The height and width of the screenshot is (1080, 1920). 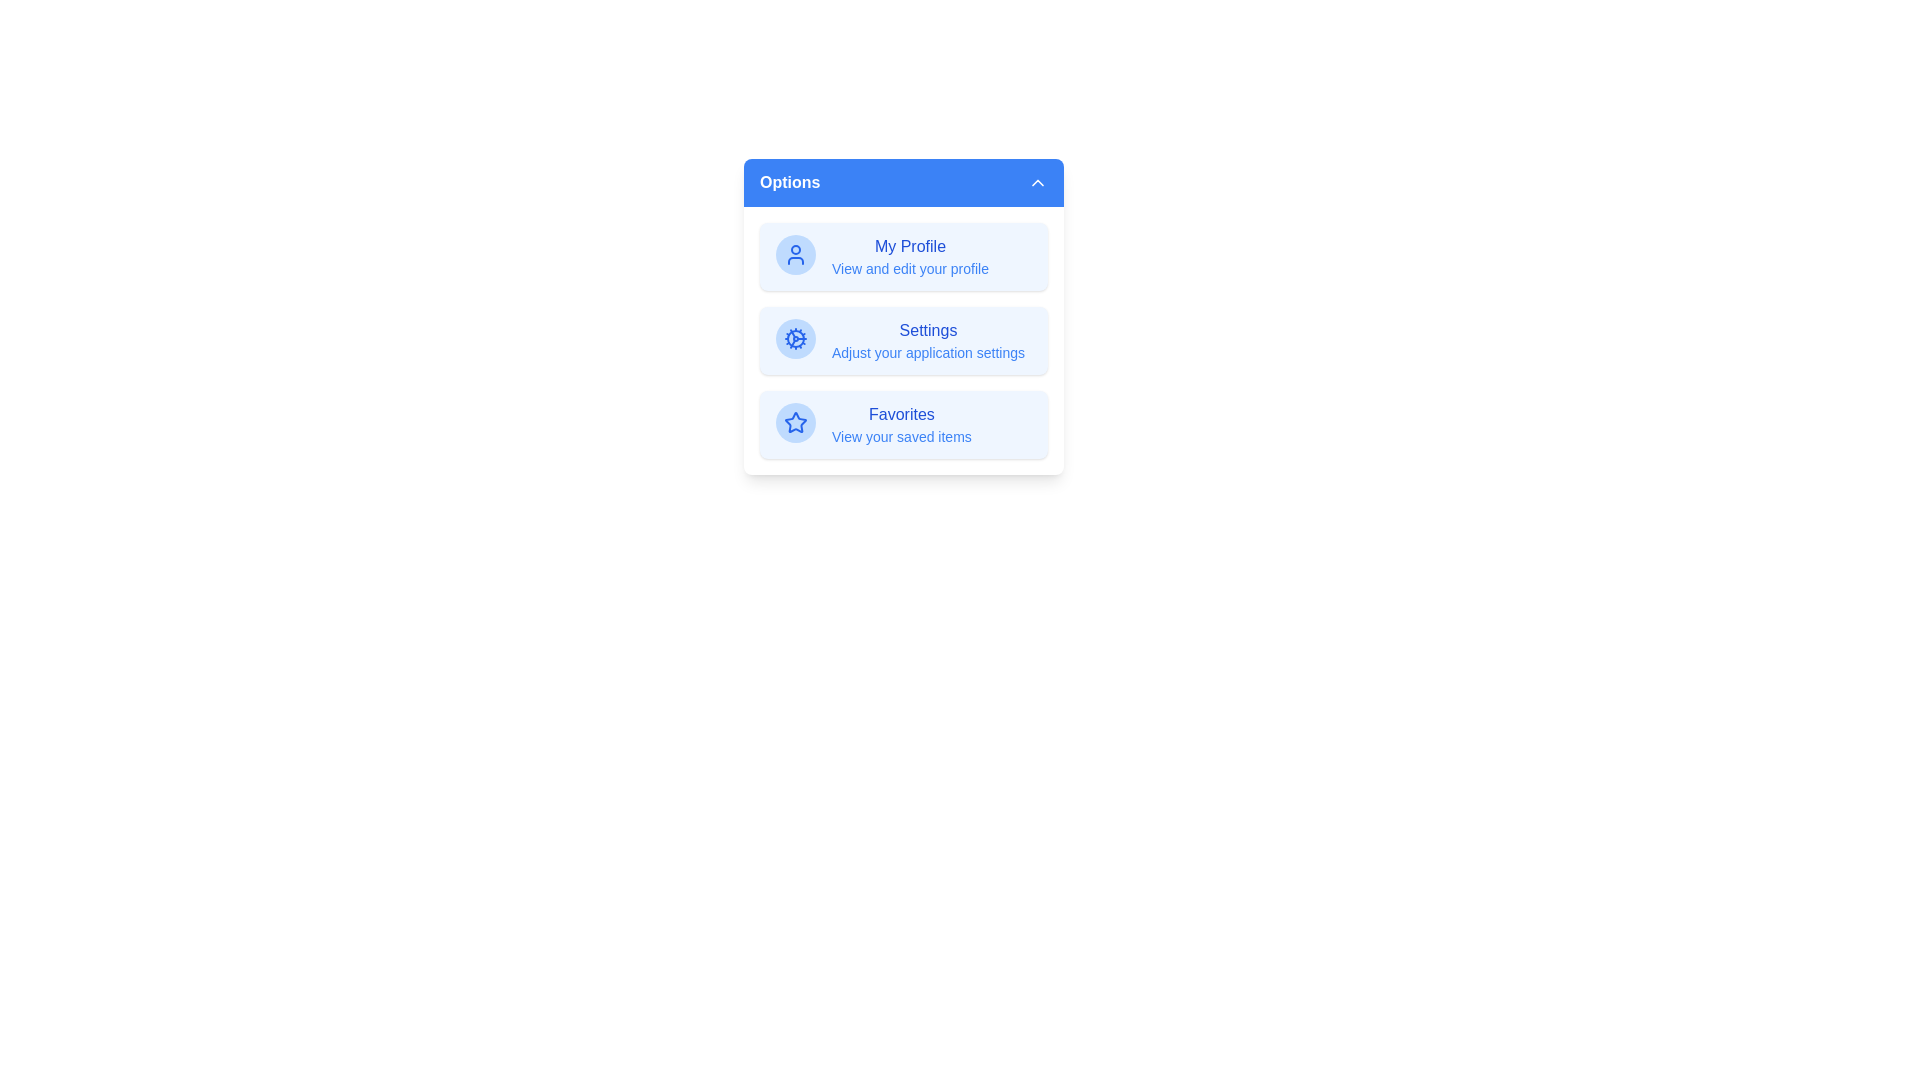 I want to click on the icon corresponding to the Settings option, so click(x=795, y=338).